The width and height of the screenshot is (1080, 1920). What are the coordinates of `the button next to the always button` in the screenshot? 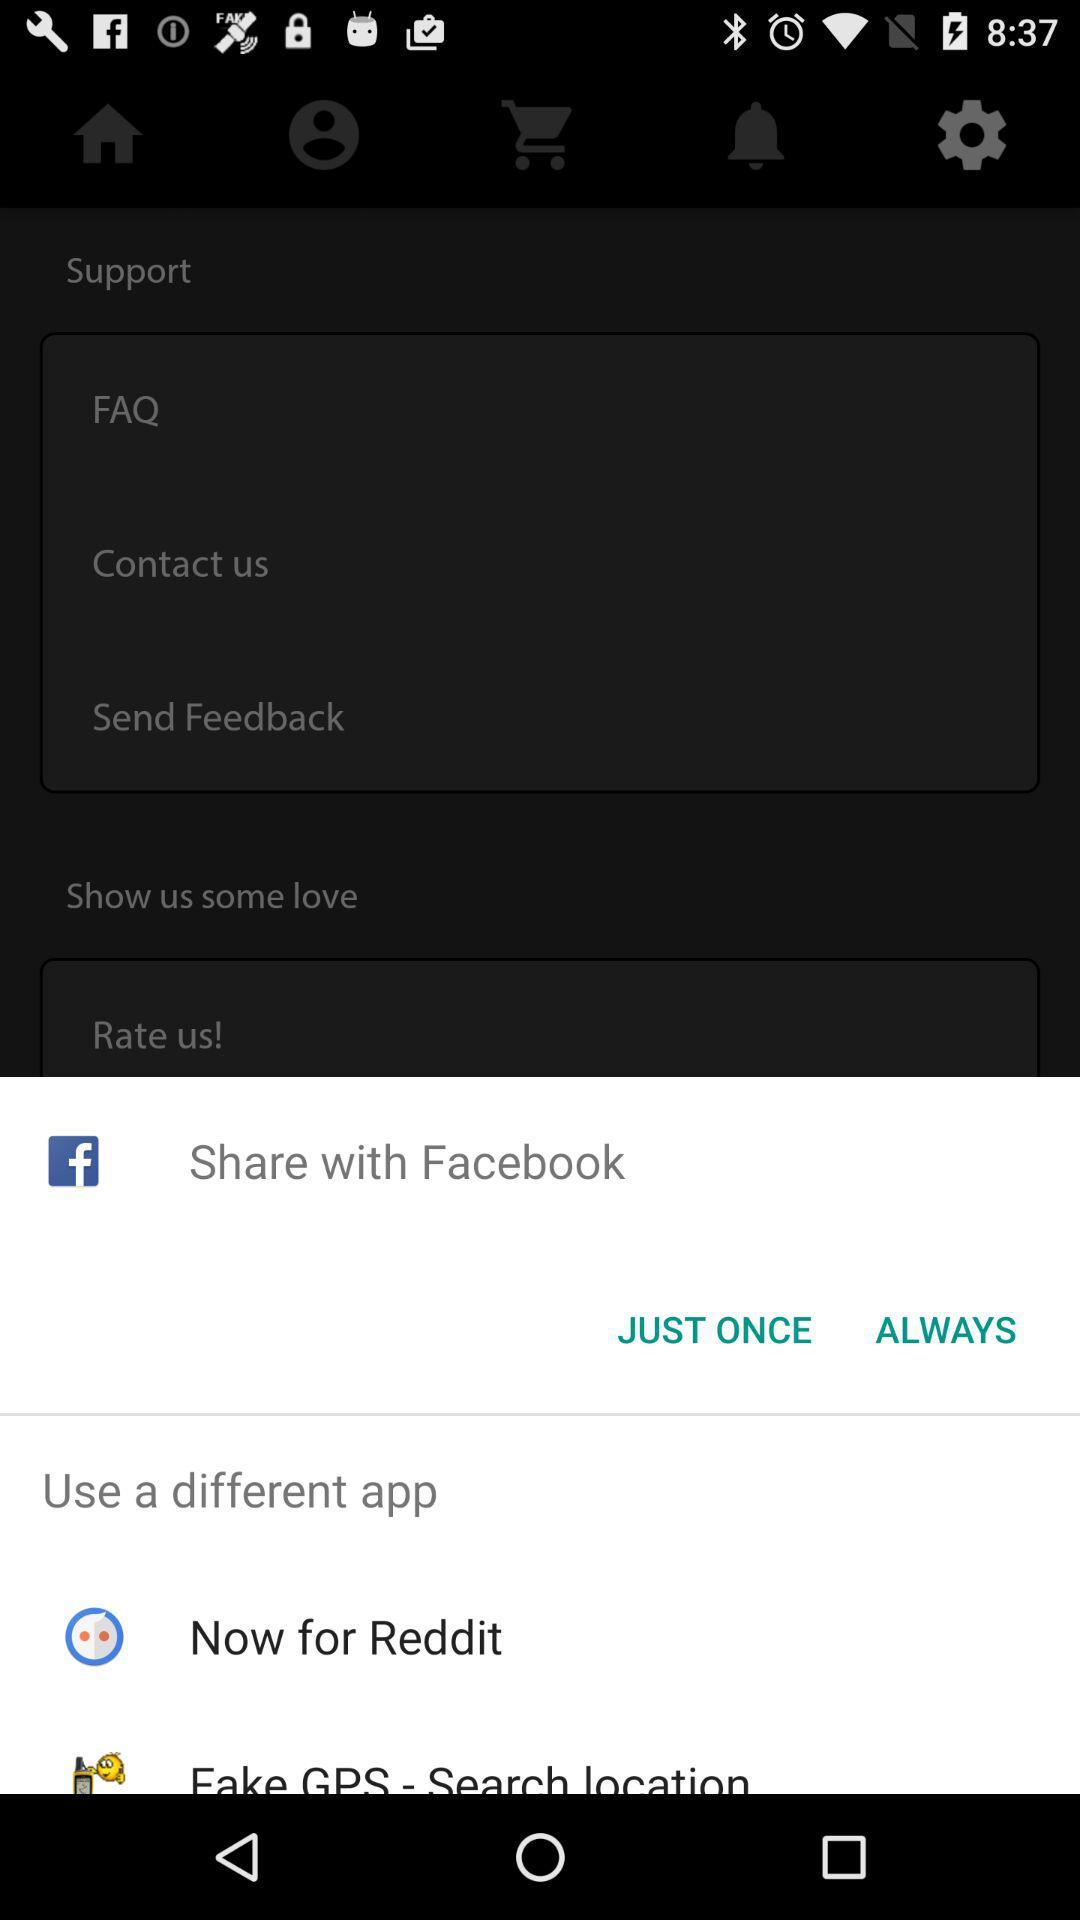 It's located at (713, 1329).